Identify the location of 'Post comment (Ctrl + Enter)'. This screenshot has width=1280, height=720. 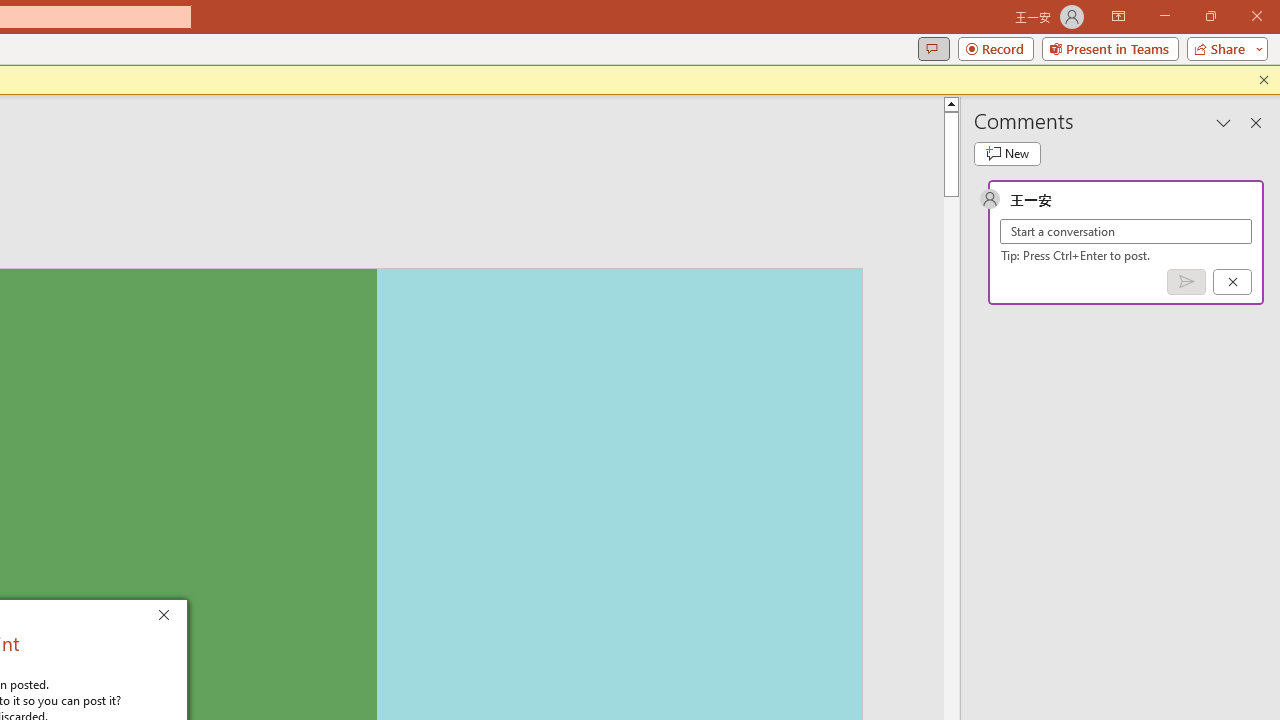
(1186, 282).